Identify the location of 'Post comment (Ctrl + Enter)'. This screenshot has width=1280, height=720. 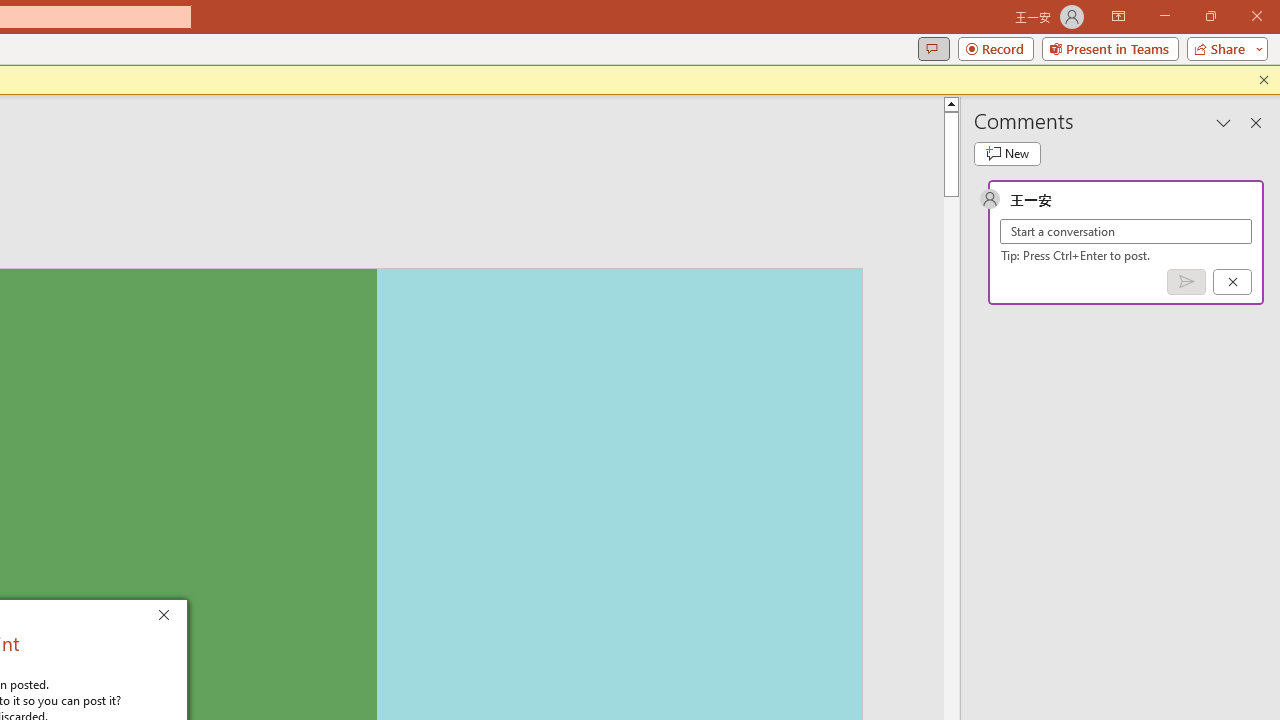
(1186, 282).